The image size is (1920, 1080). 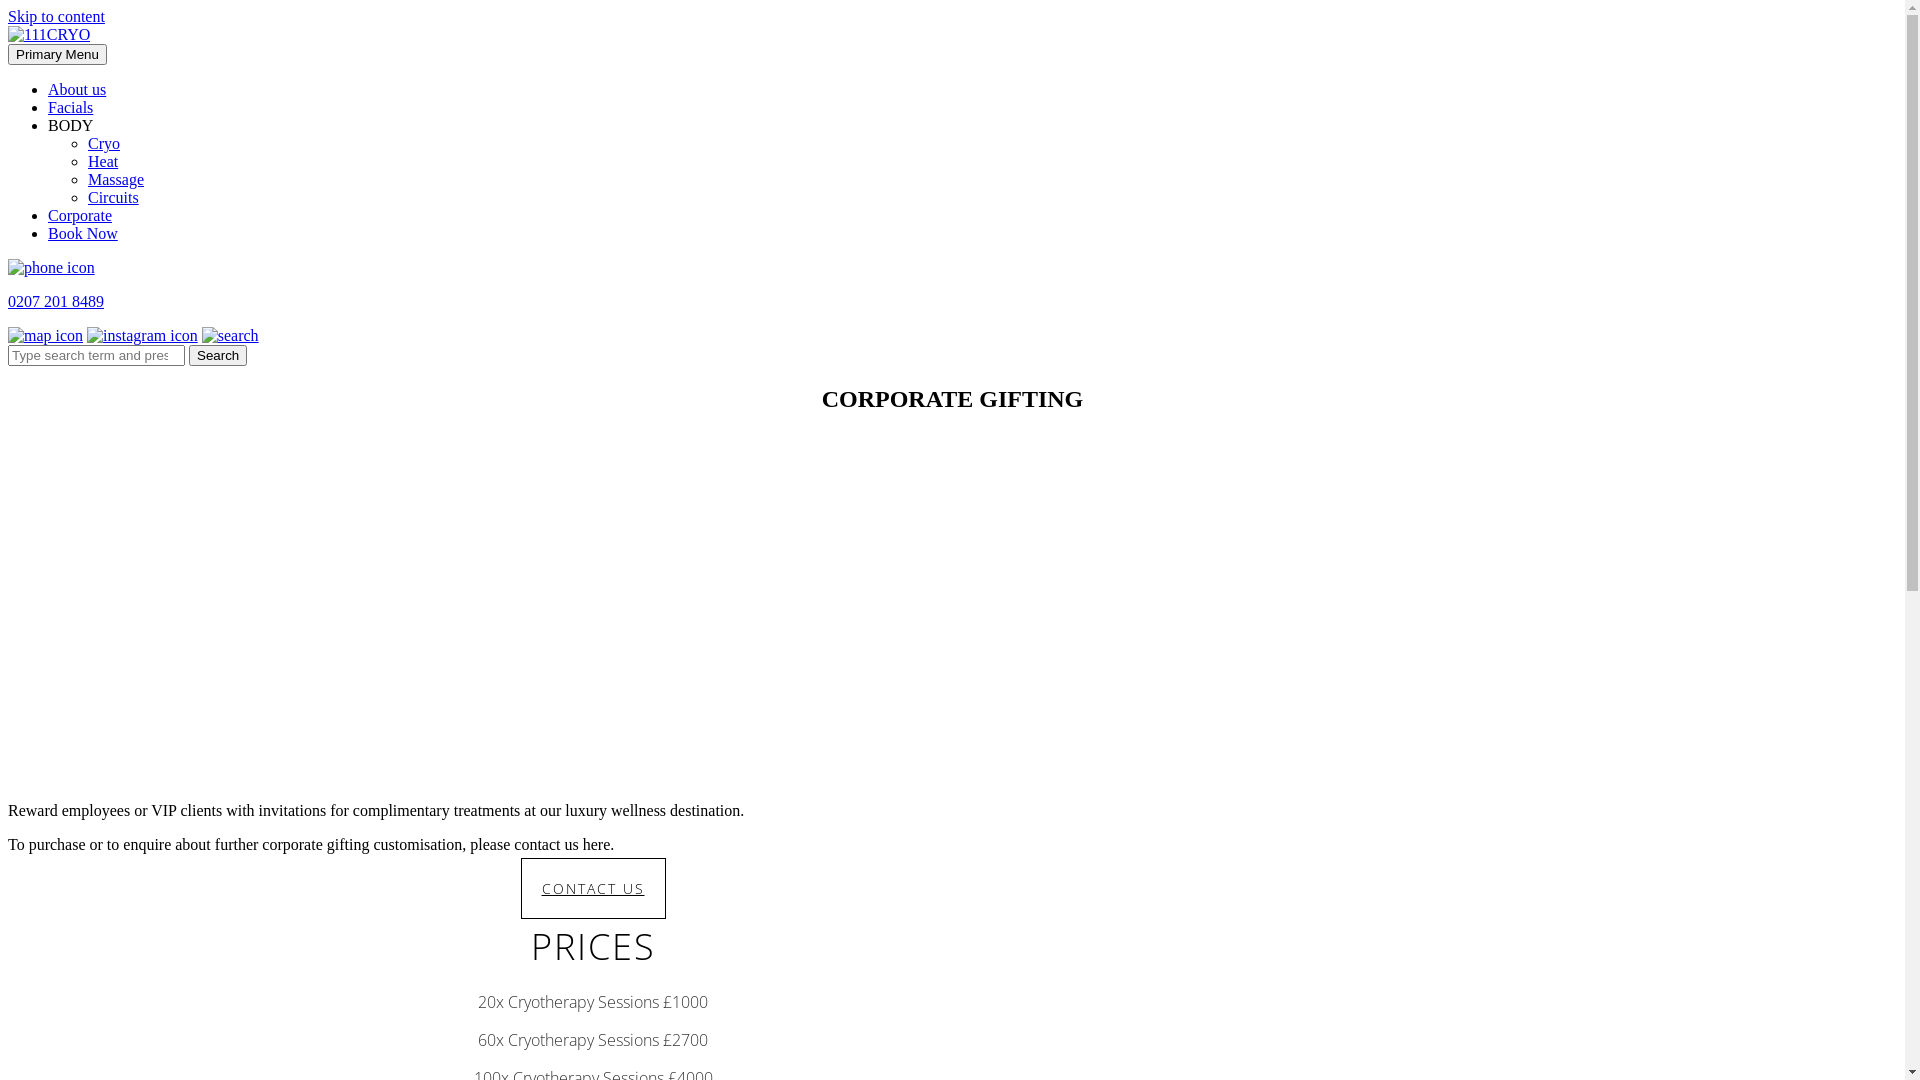 I want to click on 'Primary Menu', so click(x=8, y=53).